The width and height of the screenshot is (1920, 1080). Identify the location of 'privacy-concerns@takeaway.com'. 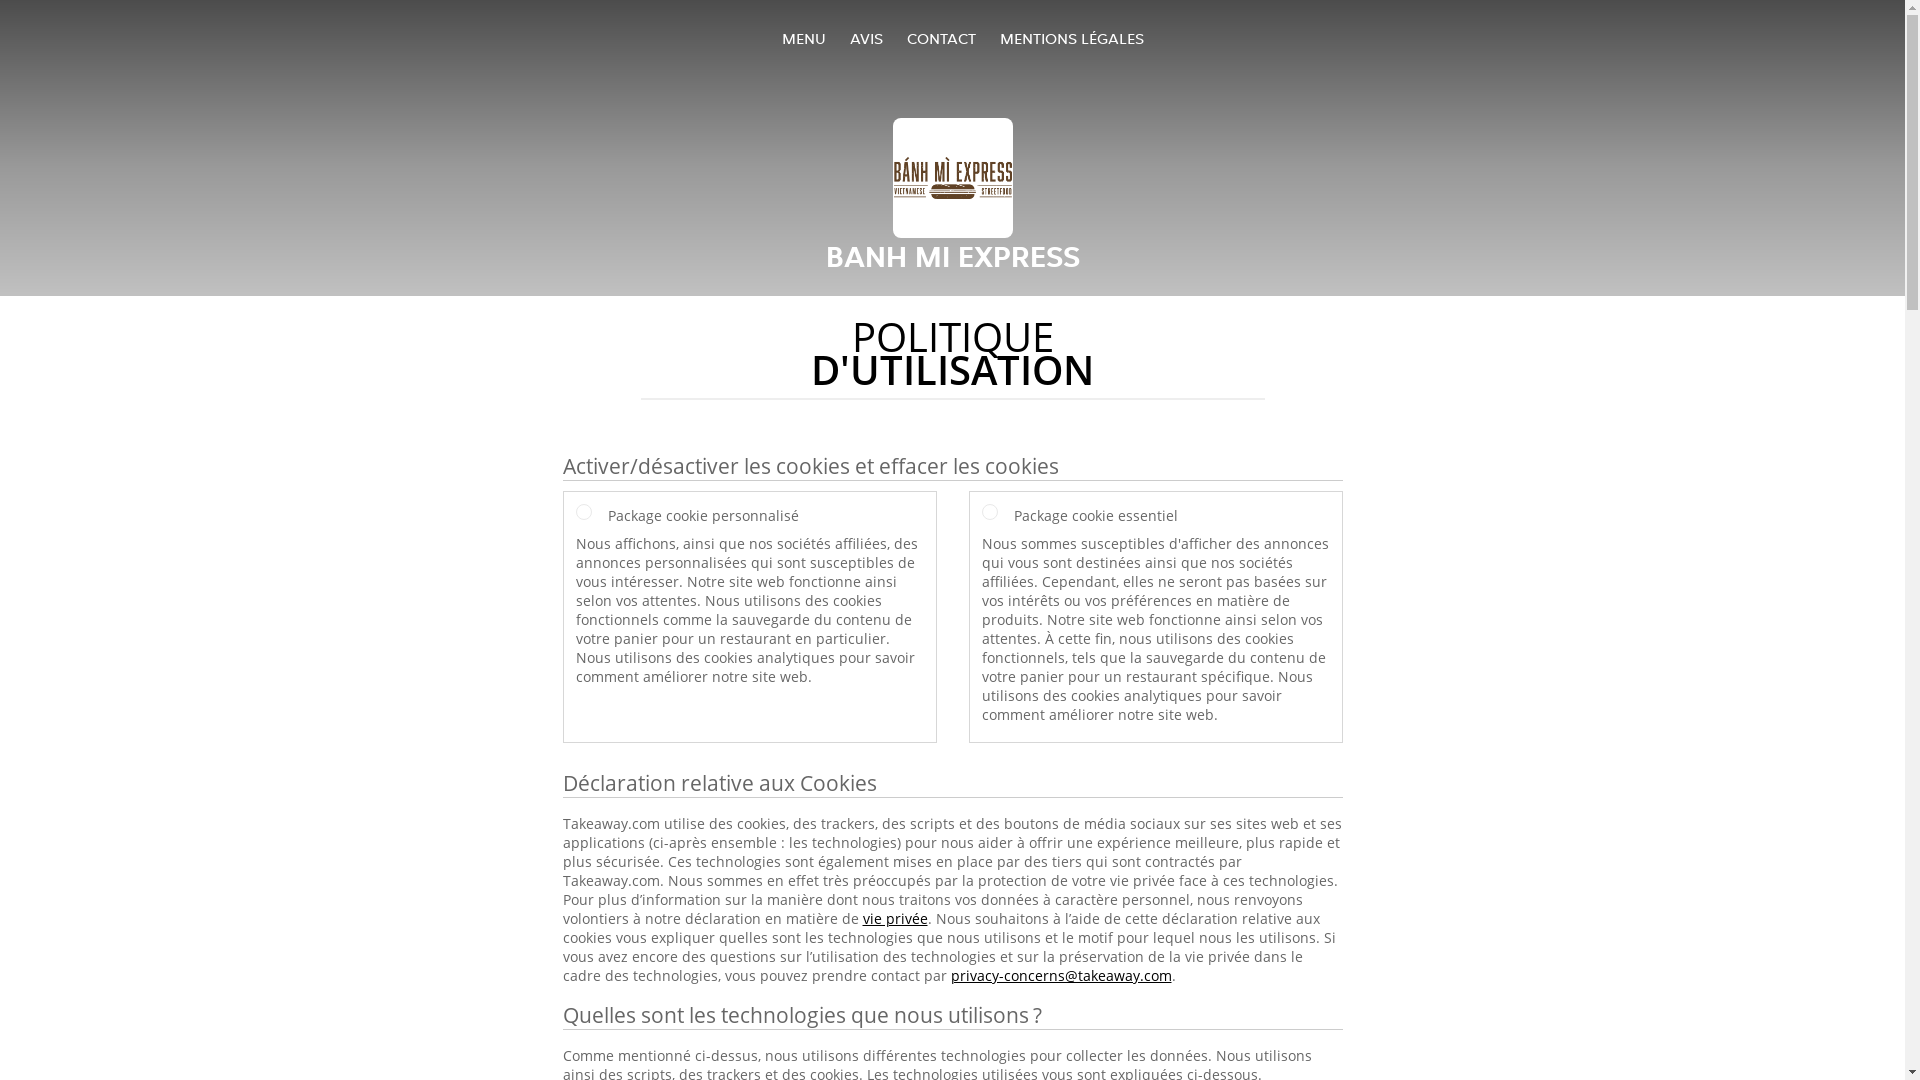
(949, 974).